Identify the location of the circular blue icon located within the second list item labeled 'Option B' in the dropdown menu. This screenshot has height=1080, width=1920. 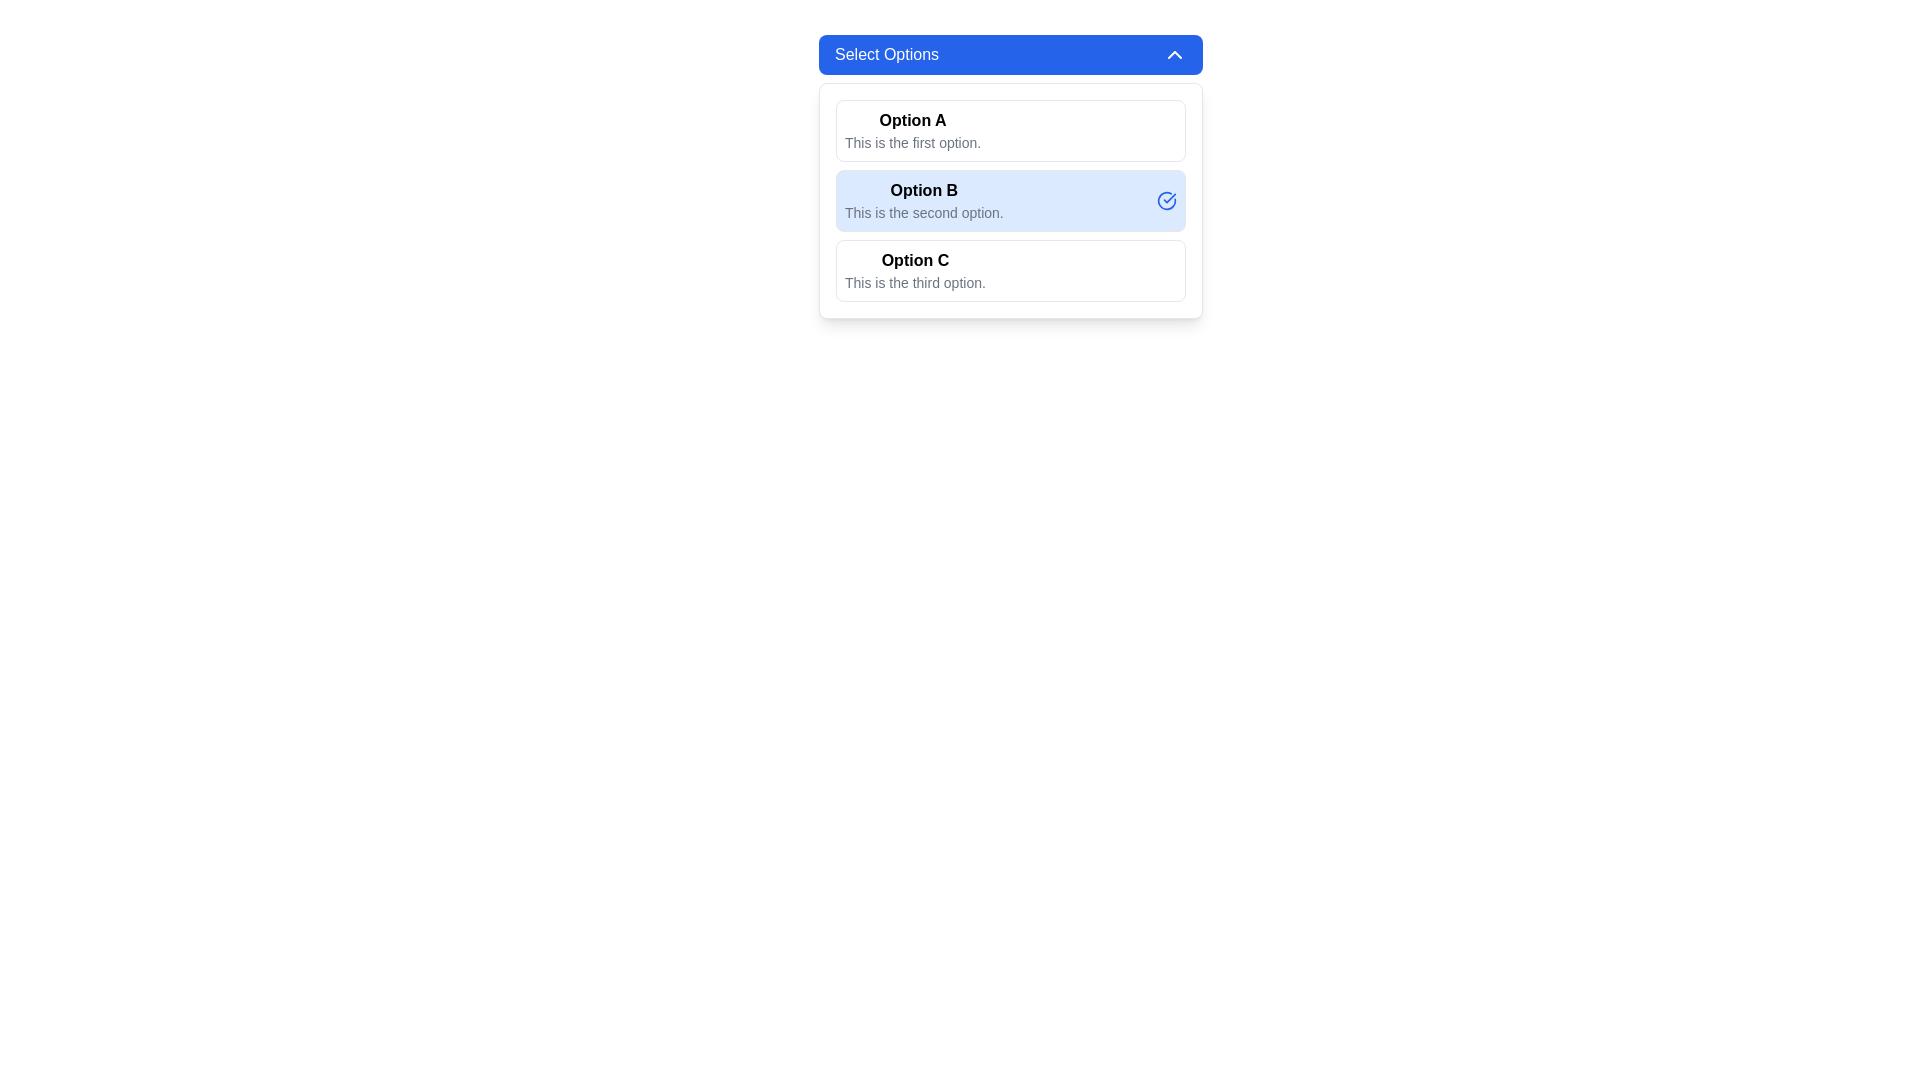
(1166, 200).